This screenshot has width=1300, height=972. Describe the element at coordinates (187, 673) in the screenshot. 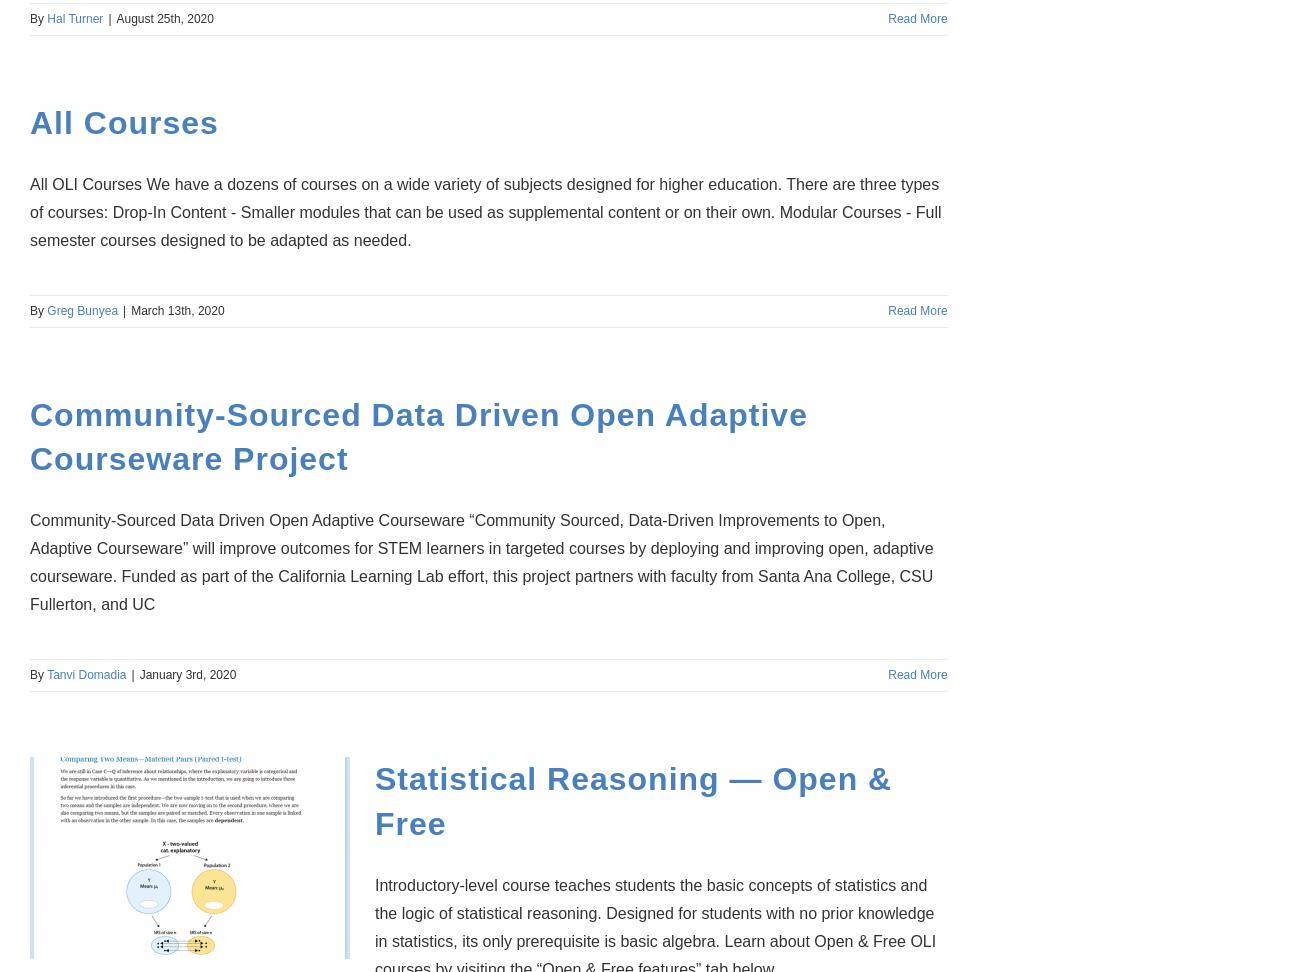

I see `'January 3rd, 2020'` at that location.